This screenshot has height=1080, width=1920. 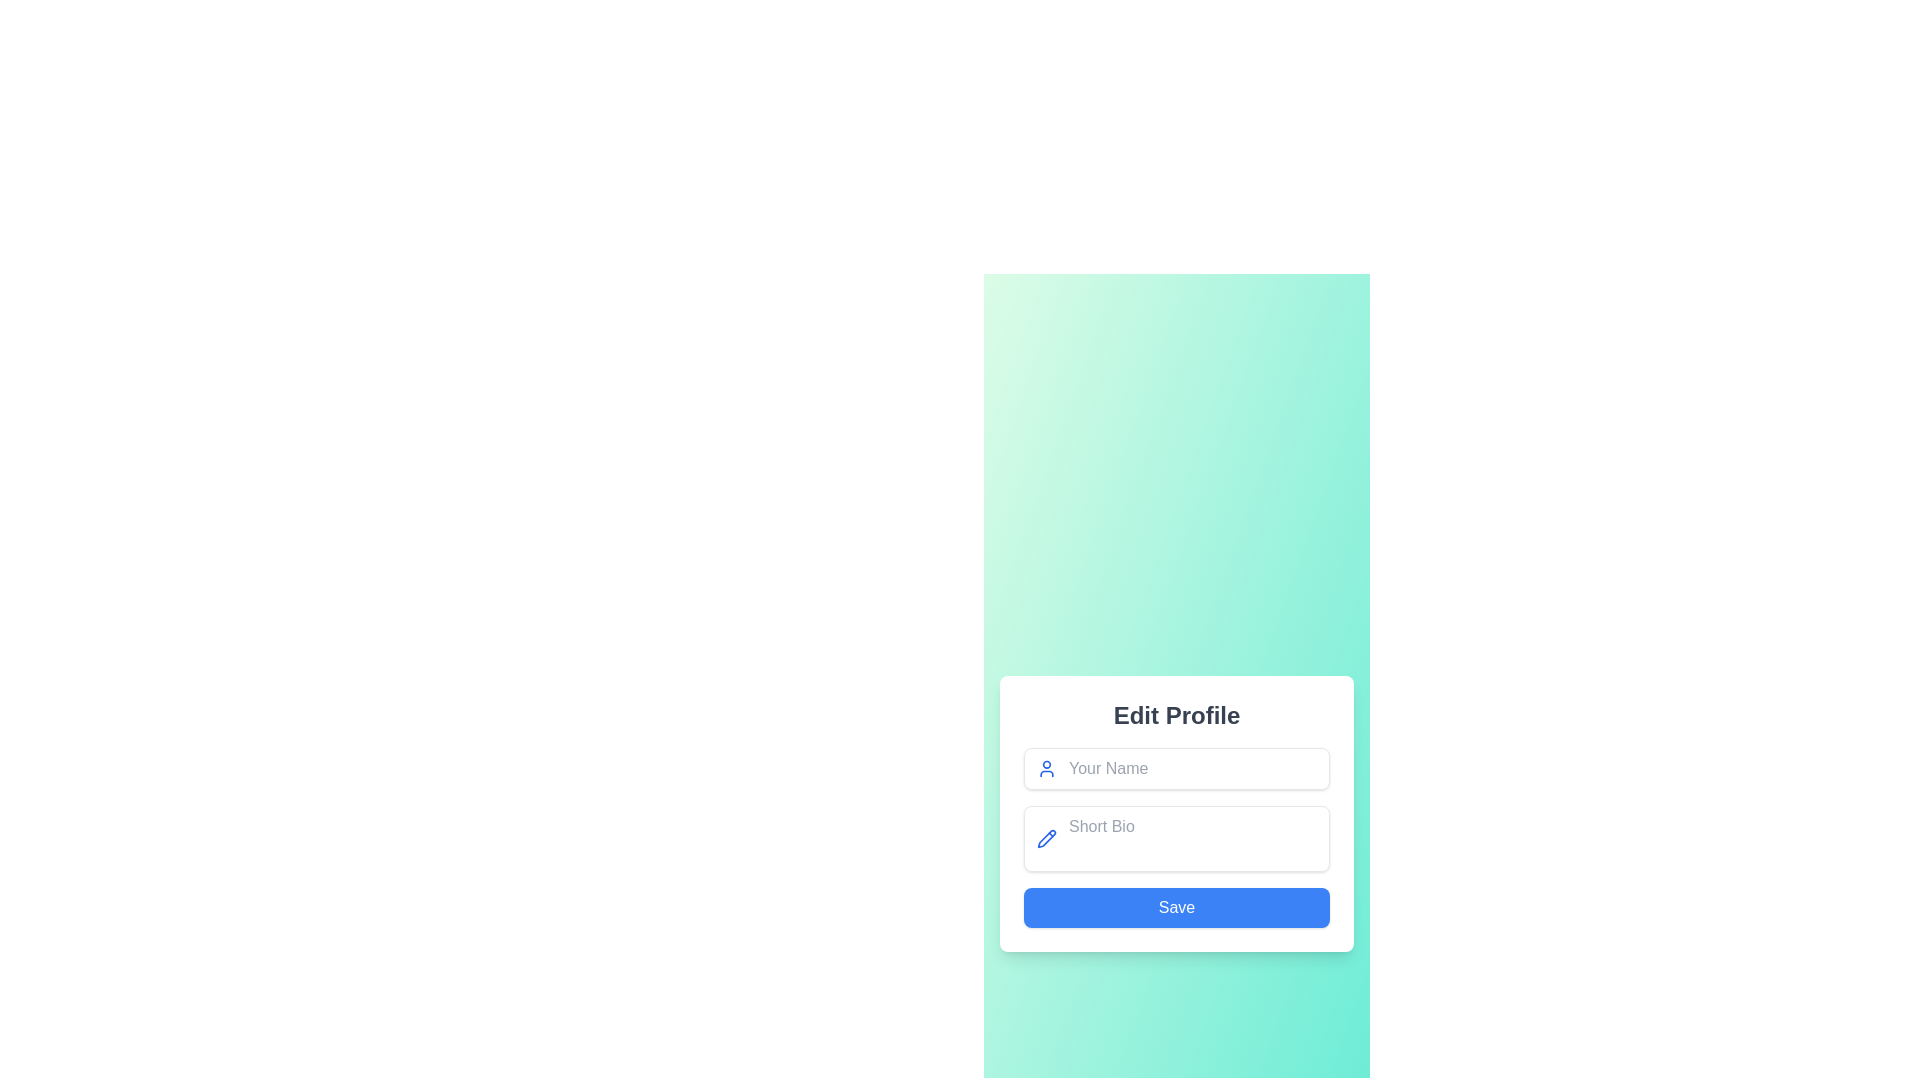 I want to click on the blue 'Save' button with rounded corners located at the bottom of the 'Edit Profile' form to change its background color, so click(x=1176, y=907).